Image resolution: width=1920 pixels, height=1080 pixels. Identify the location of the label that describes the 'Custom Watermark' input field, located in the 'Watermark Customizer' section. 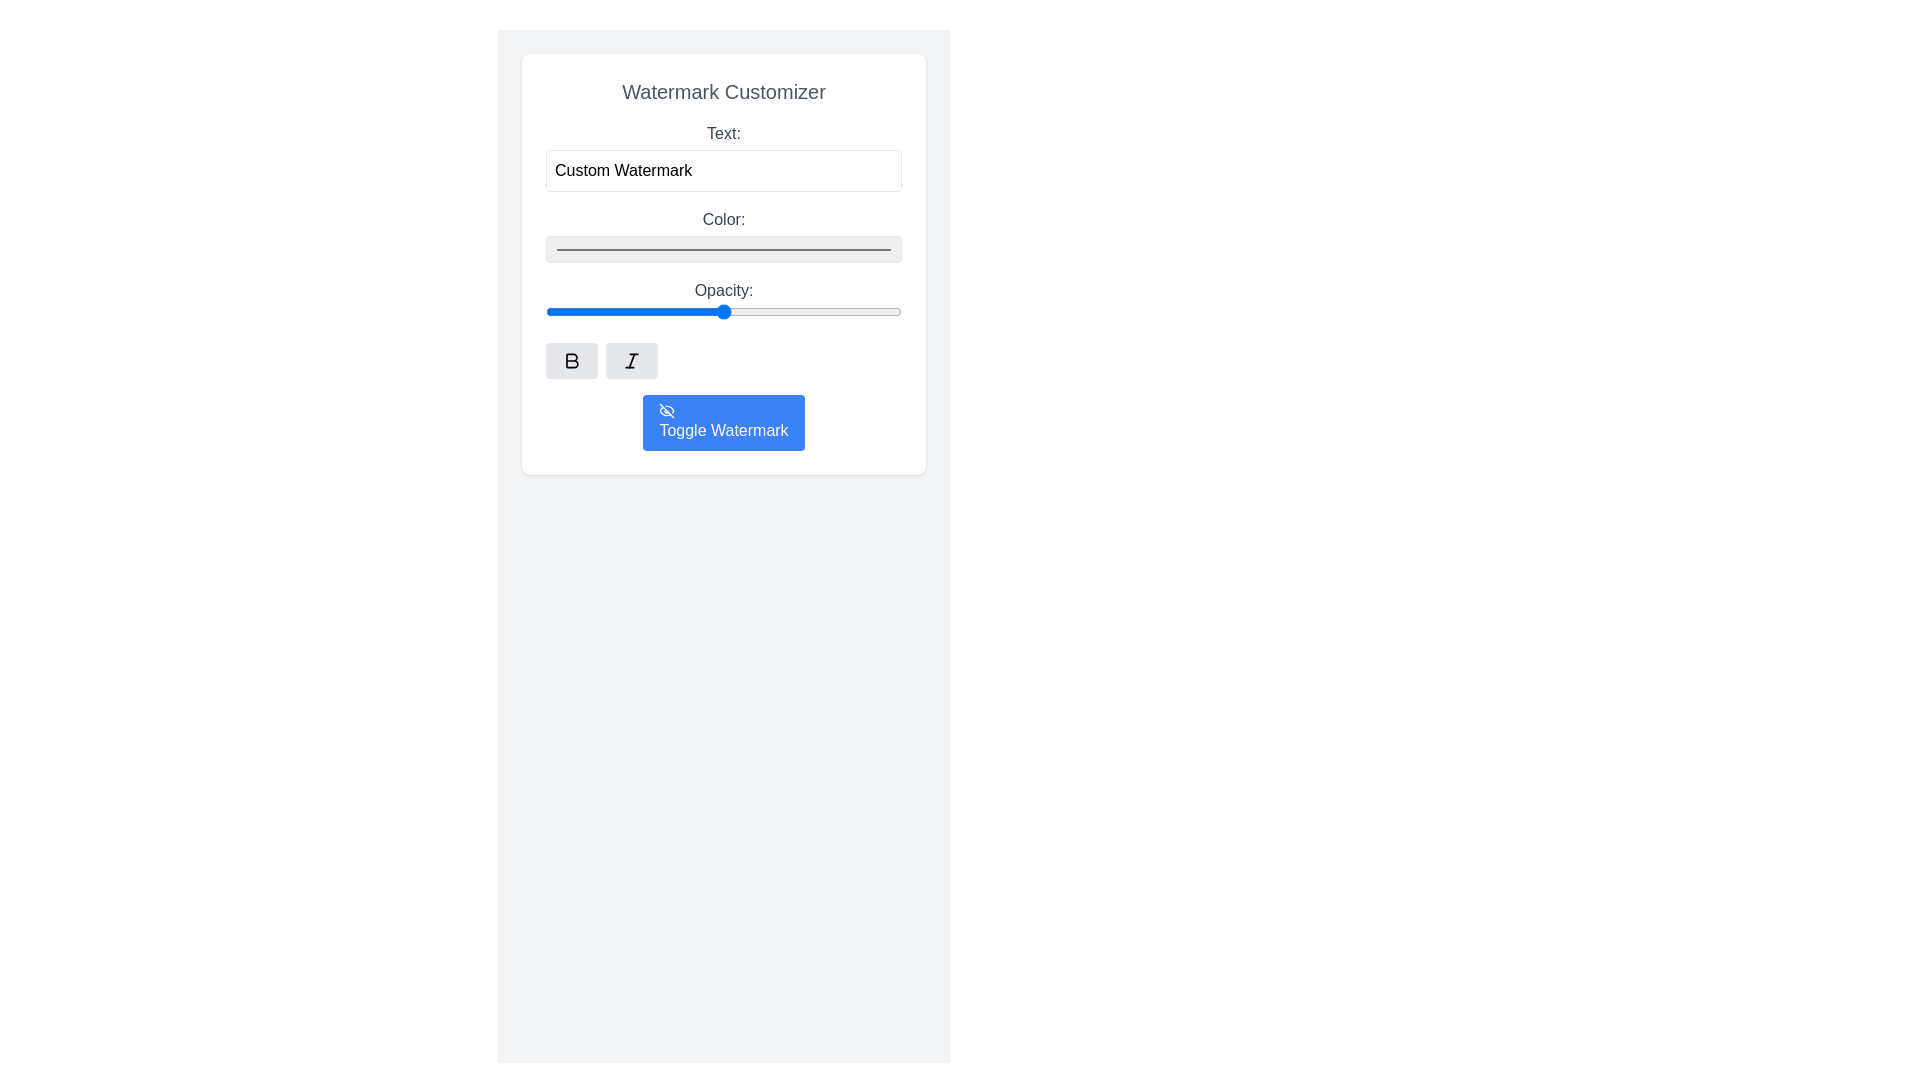
(723, 134).